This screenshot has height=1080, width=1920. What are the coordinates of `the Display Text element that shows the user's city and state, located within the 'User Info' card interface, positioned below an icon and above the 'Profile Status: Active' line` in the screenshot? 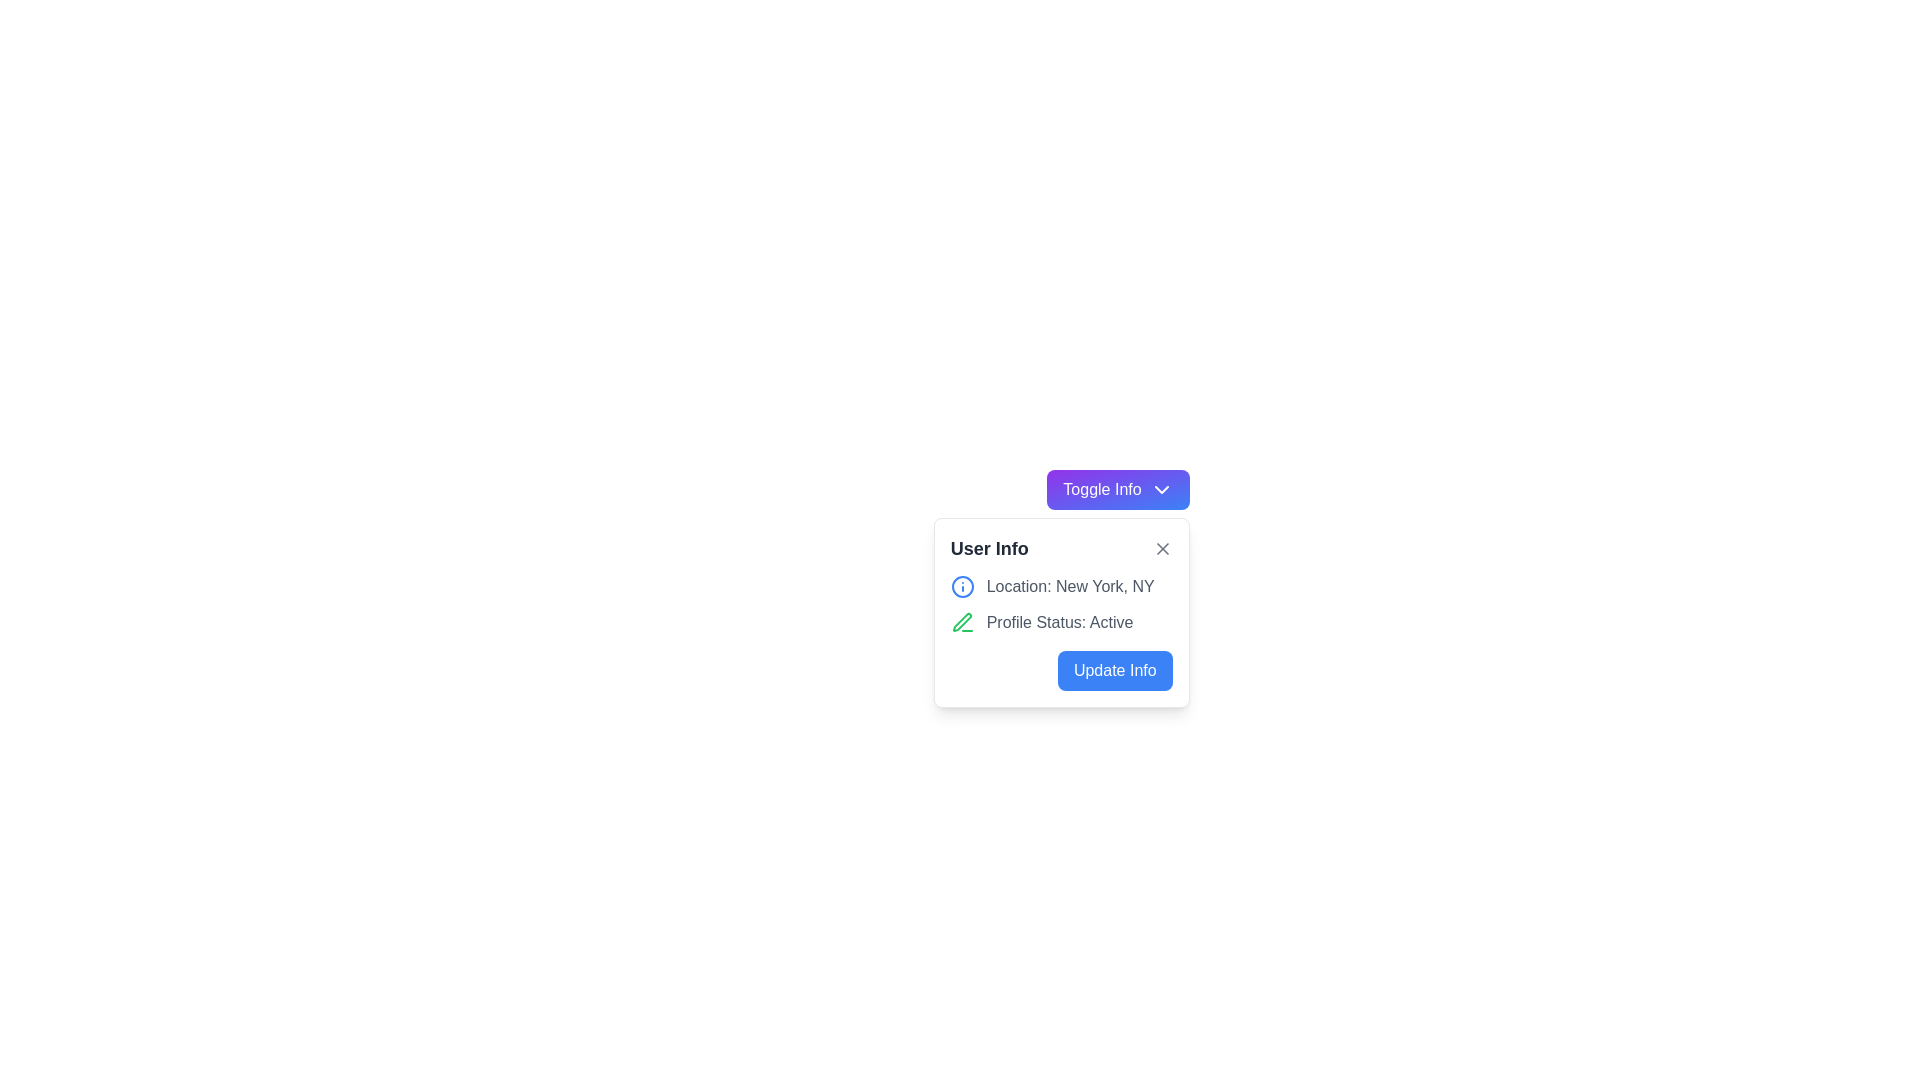 It's located at (1069, 585).